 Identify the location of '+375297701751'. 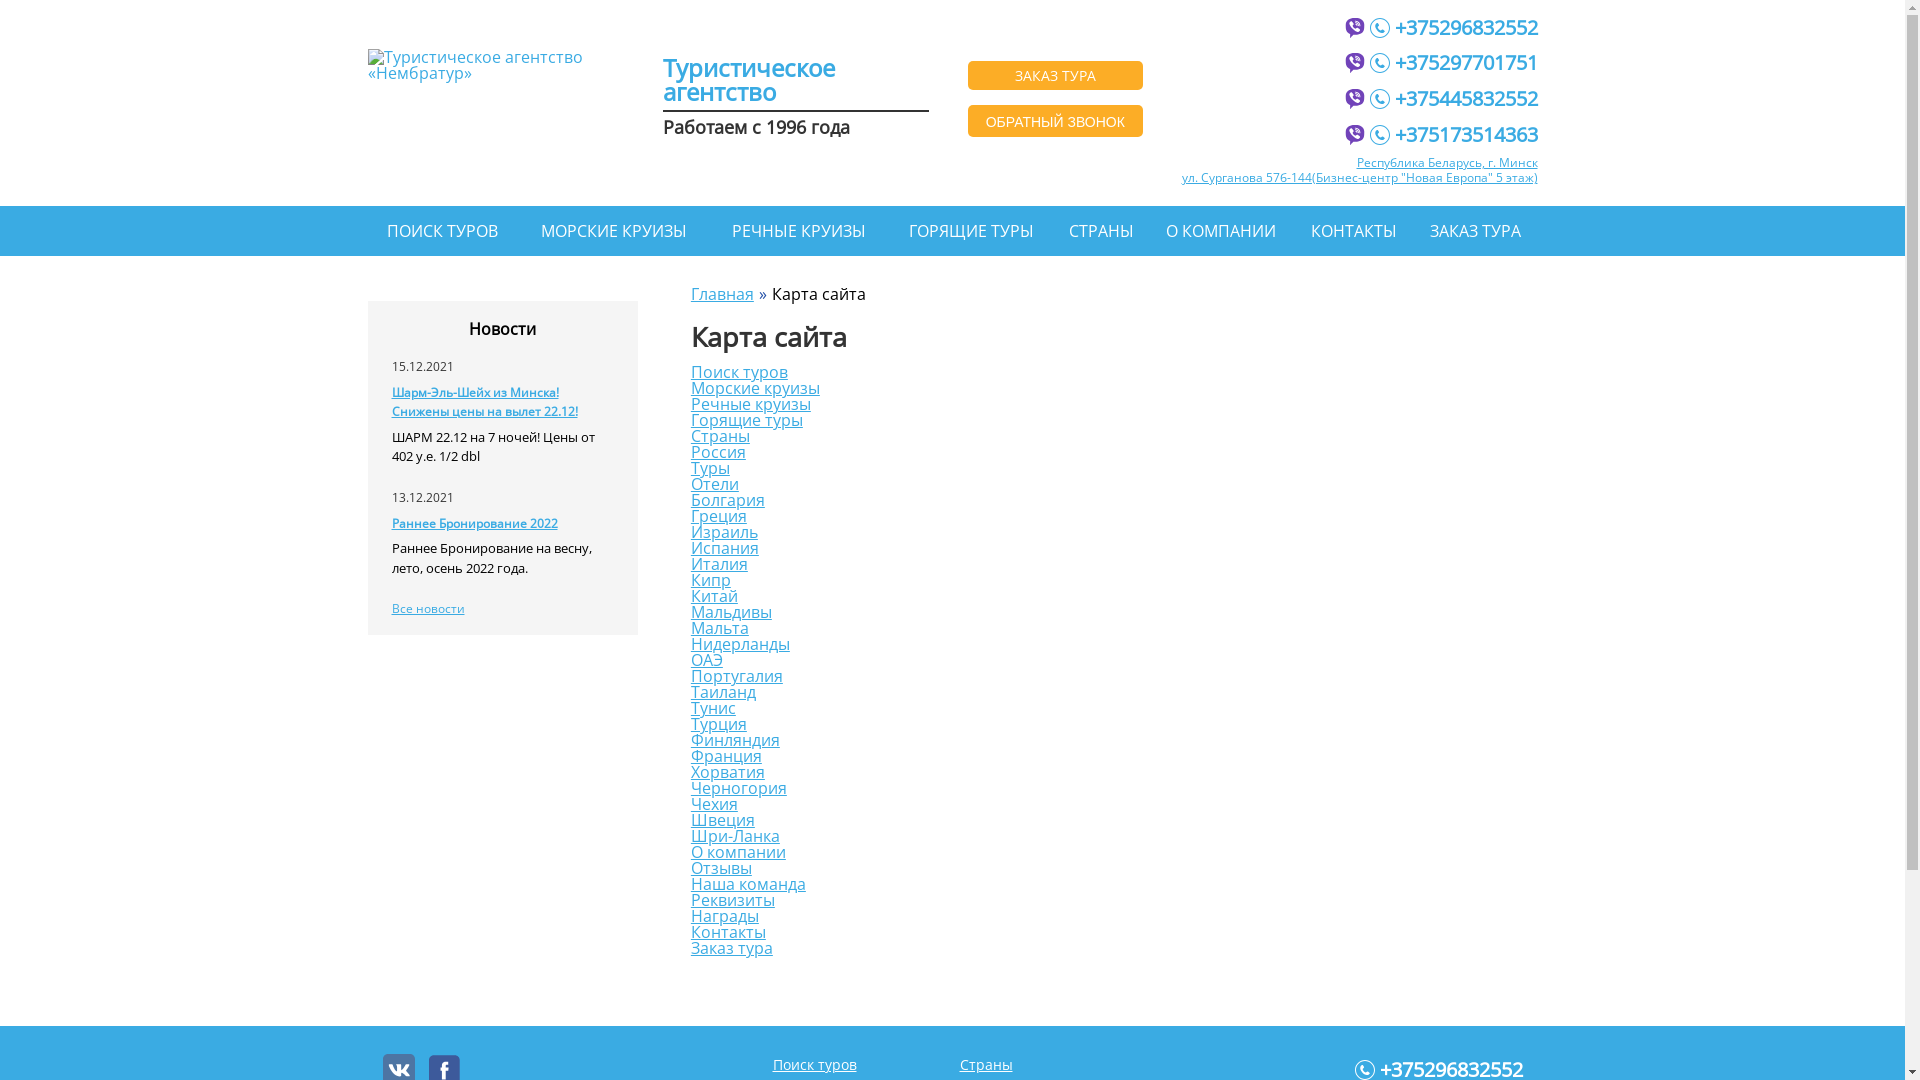
(1368, 60).